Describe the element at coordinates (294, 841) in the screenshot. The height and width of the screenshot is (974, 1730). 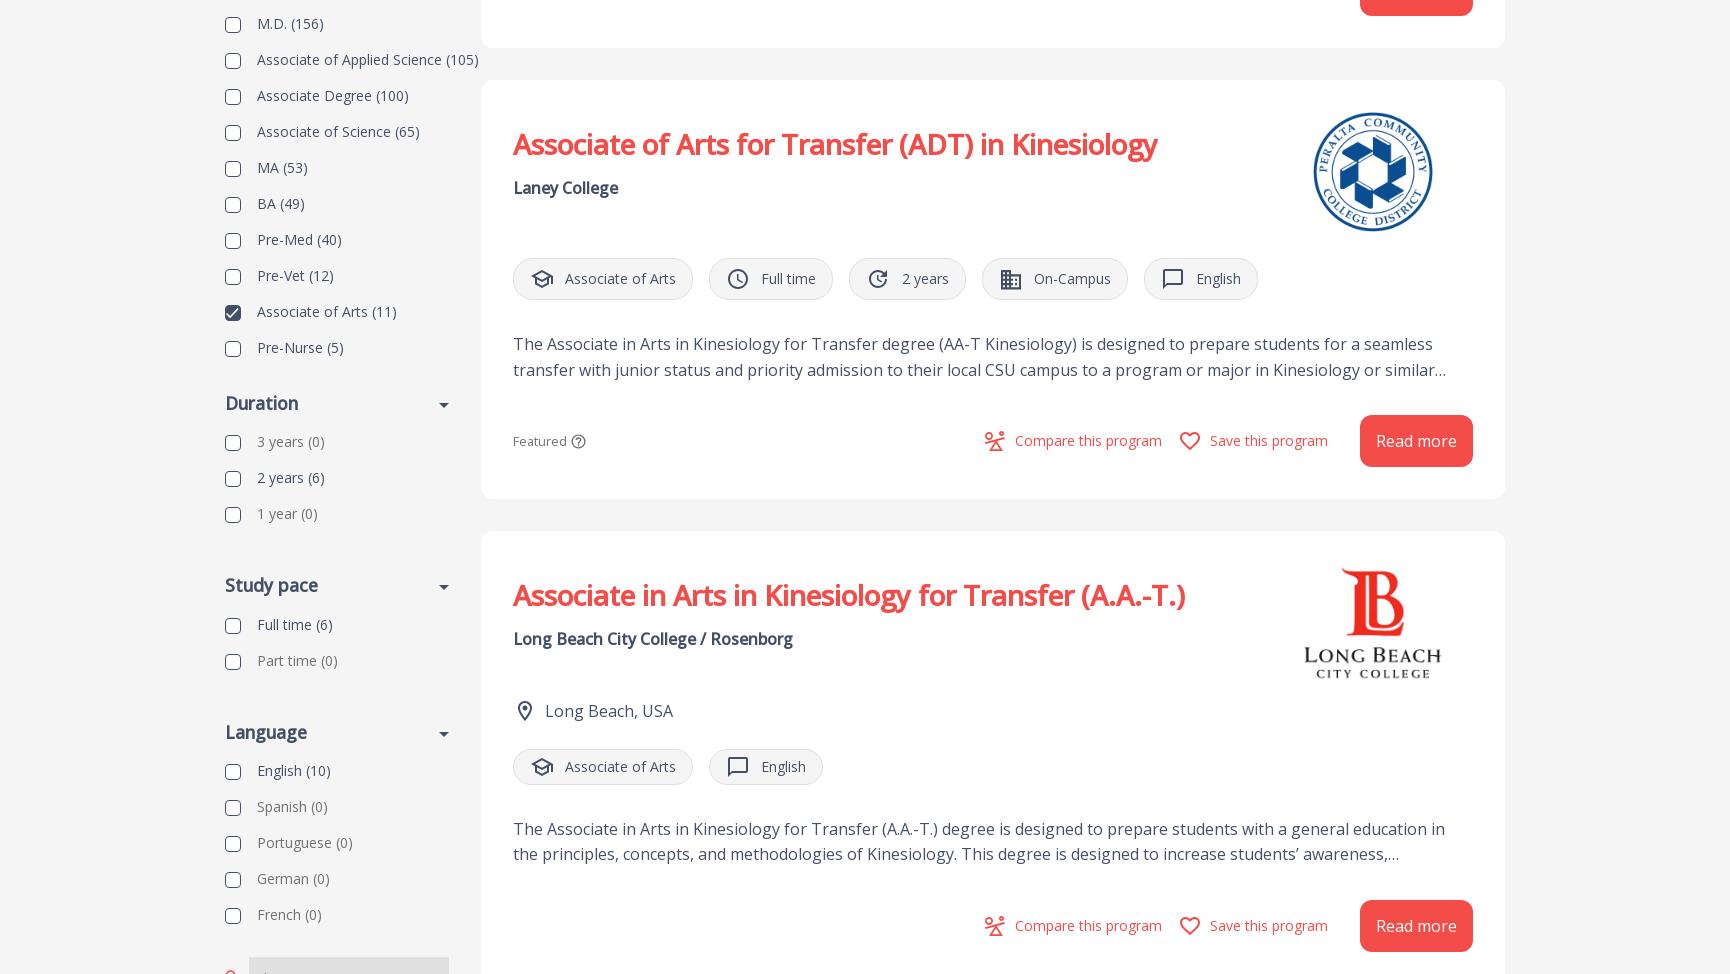
I see `'Portuguese'` at that location.